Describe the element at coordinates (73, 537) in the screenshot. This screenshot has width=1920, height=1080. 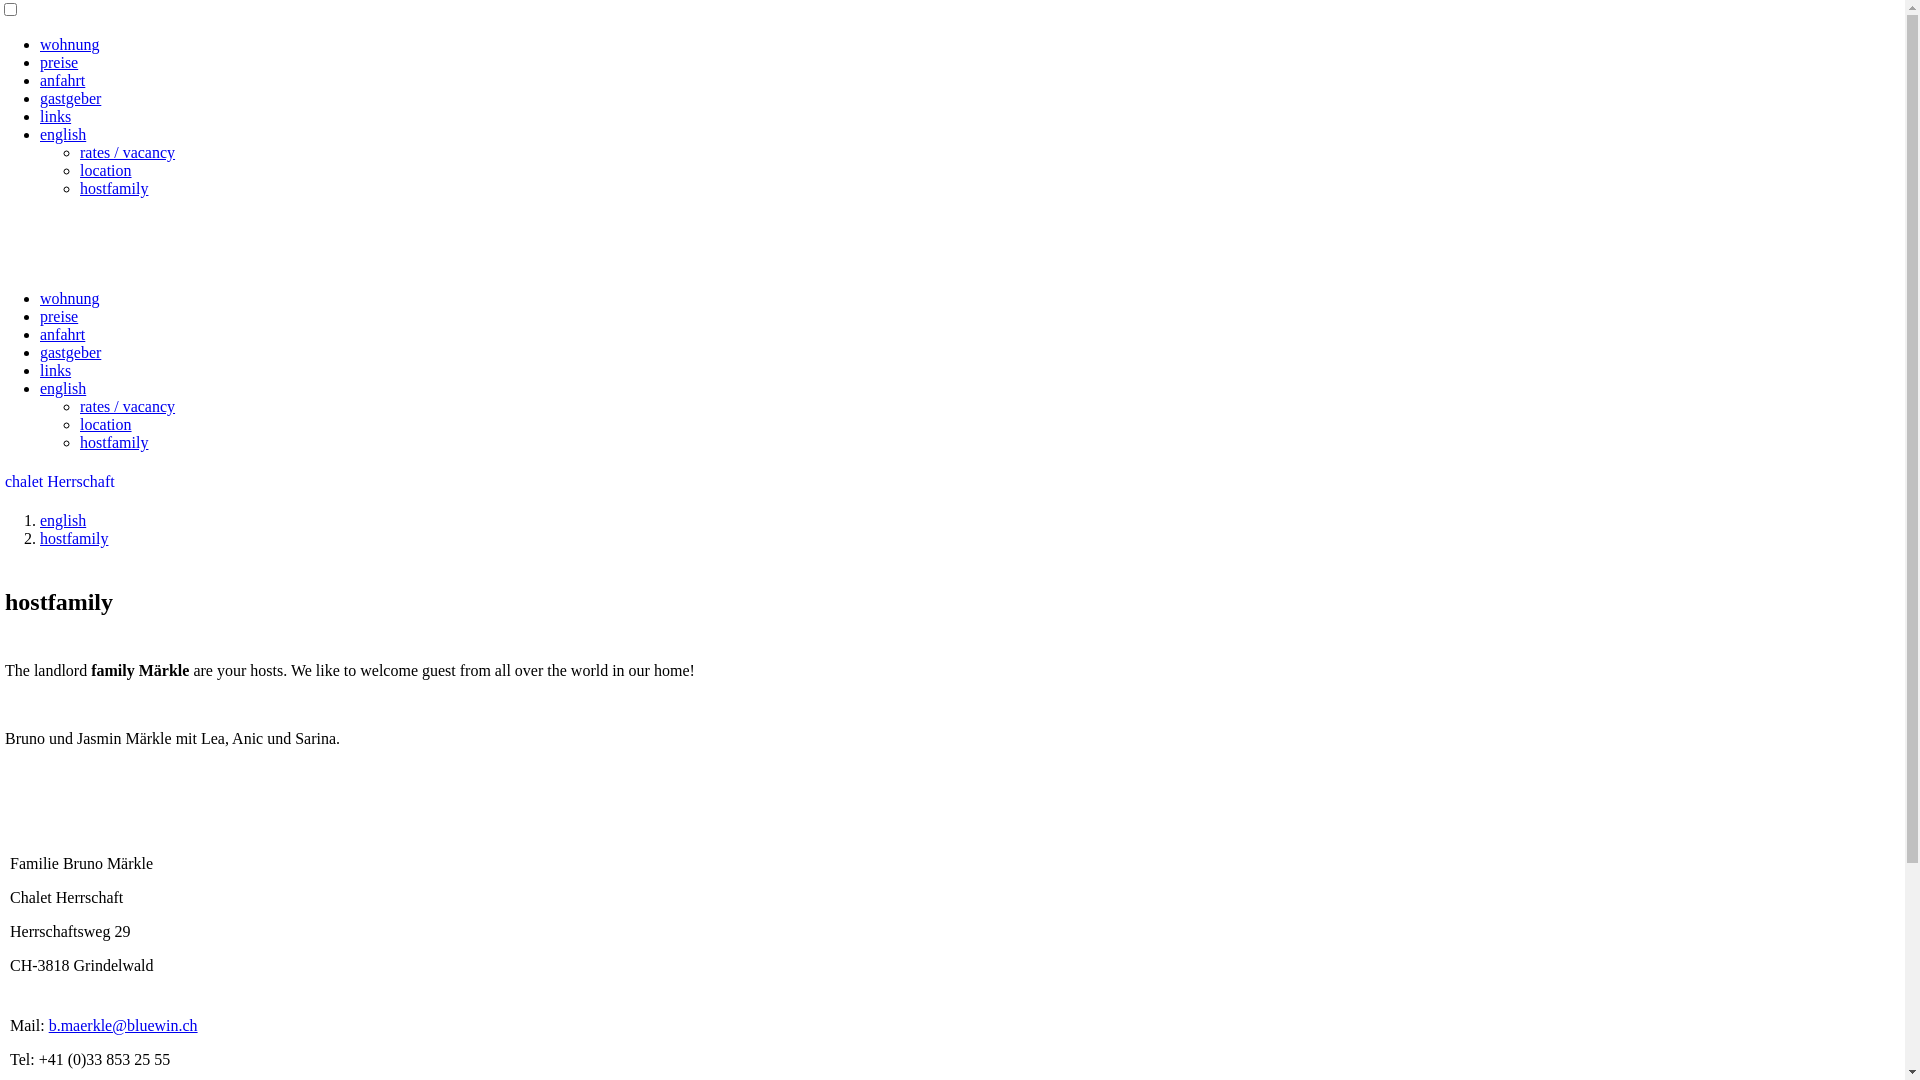
I see `'hostfamily'` at that location.